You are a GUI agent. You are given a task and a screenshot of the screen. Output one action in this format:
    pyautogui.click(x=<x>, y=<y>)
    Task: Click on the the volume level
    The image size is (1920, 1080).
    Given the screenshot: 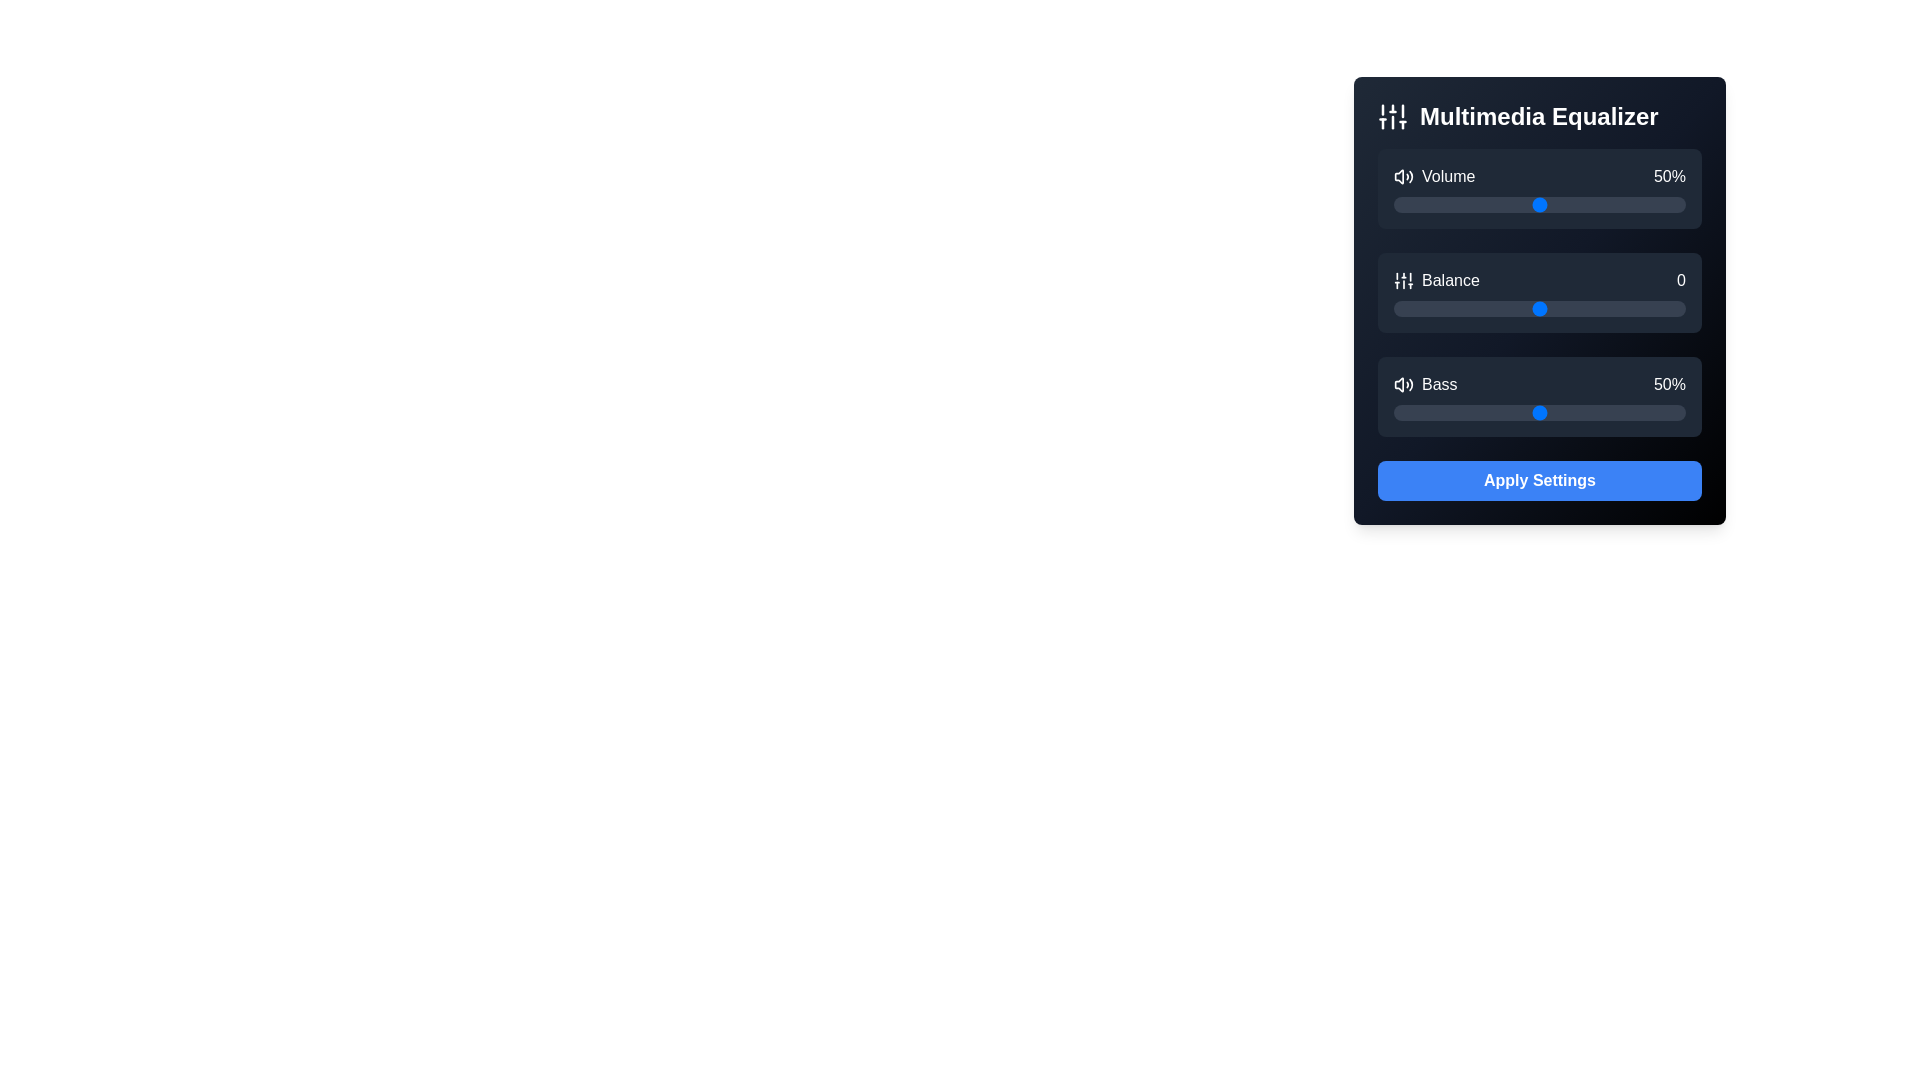 What is the action you would take?
    pyautogui.click(x=1636, y=204)
    